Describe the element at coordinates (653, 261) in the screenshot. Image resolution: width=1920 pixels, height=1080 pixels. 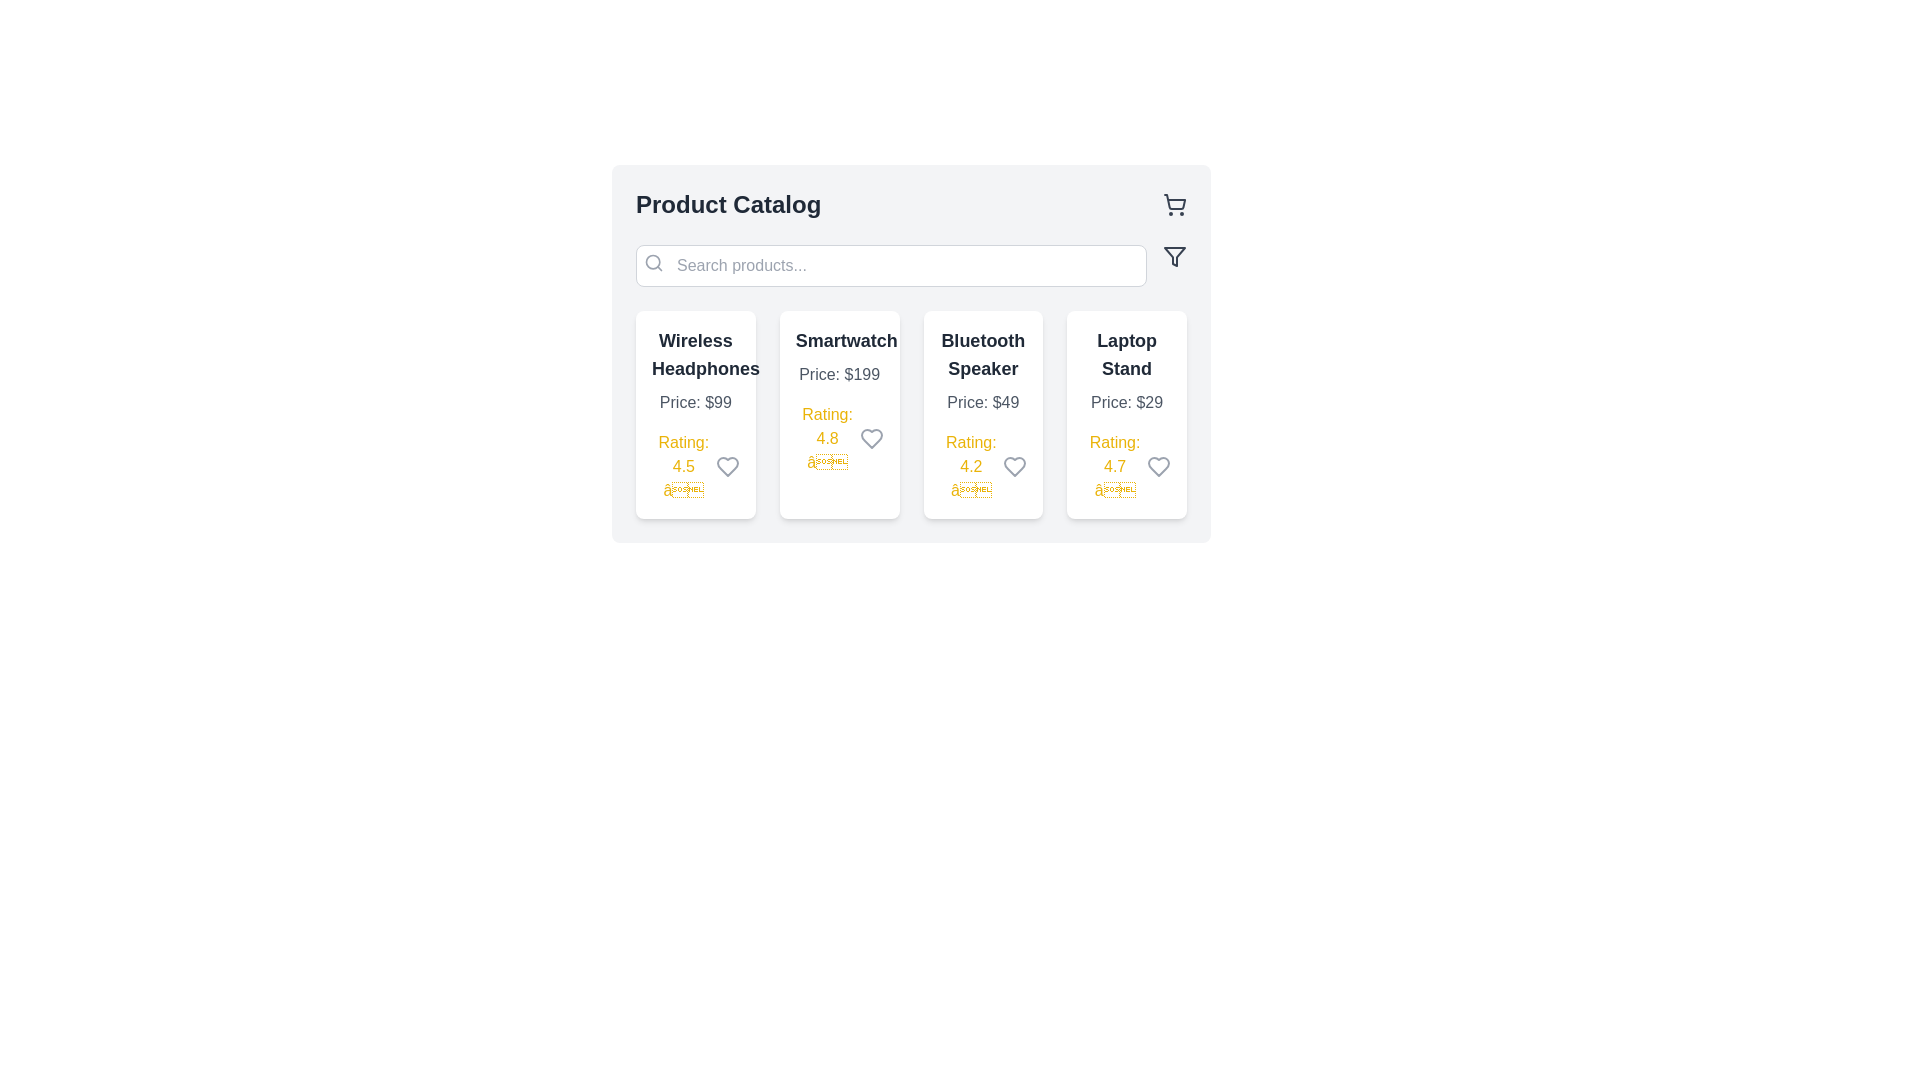
I see `the magnifying glass icon located inside the search input box at the left side of the 'Product Catalog' panel` at that location.